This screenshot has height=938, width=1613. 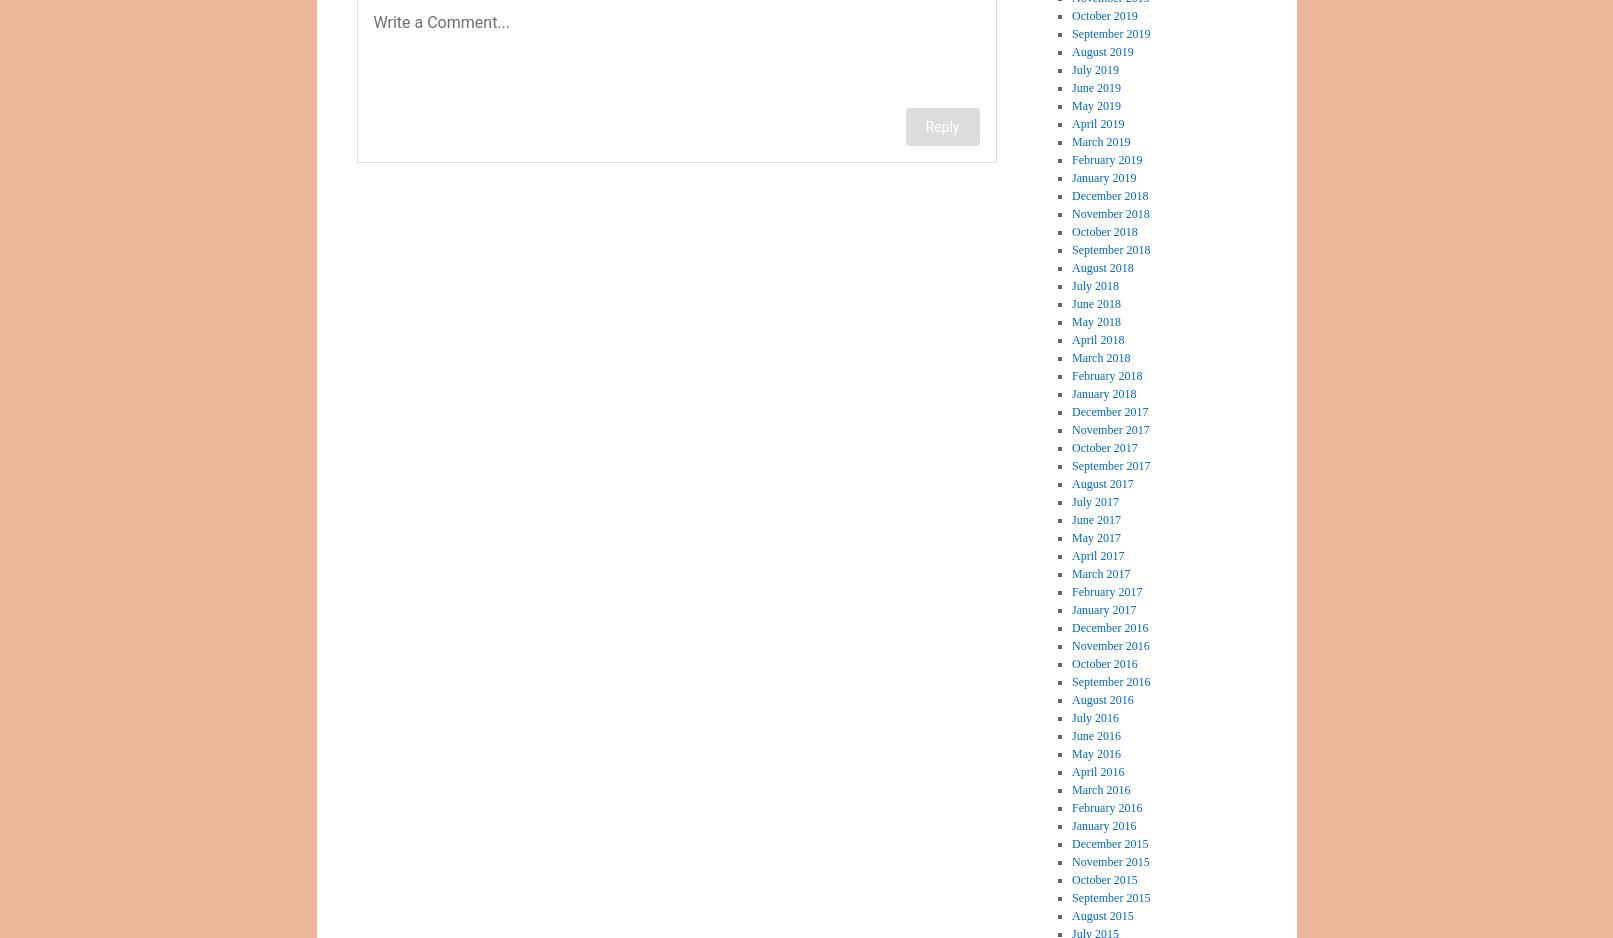 I want to click on 'June 2018', so click(x=1071, y=303).